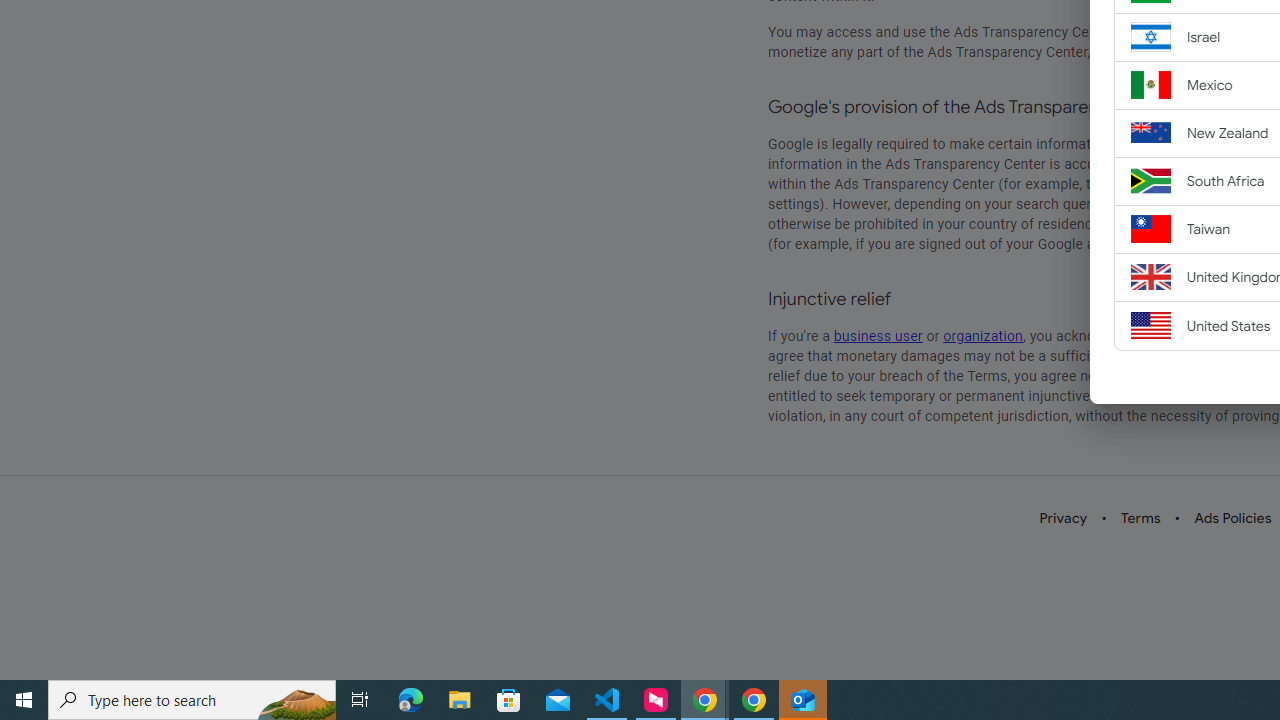 The width and height of the screenshot is (1280, 720). Describe the element at coordinates (1140, 517) in the screenshot. I see `'Terms'` at that location.